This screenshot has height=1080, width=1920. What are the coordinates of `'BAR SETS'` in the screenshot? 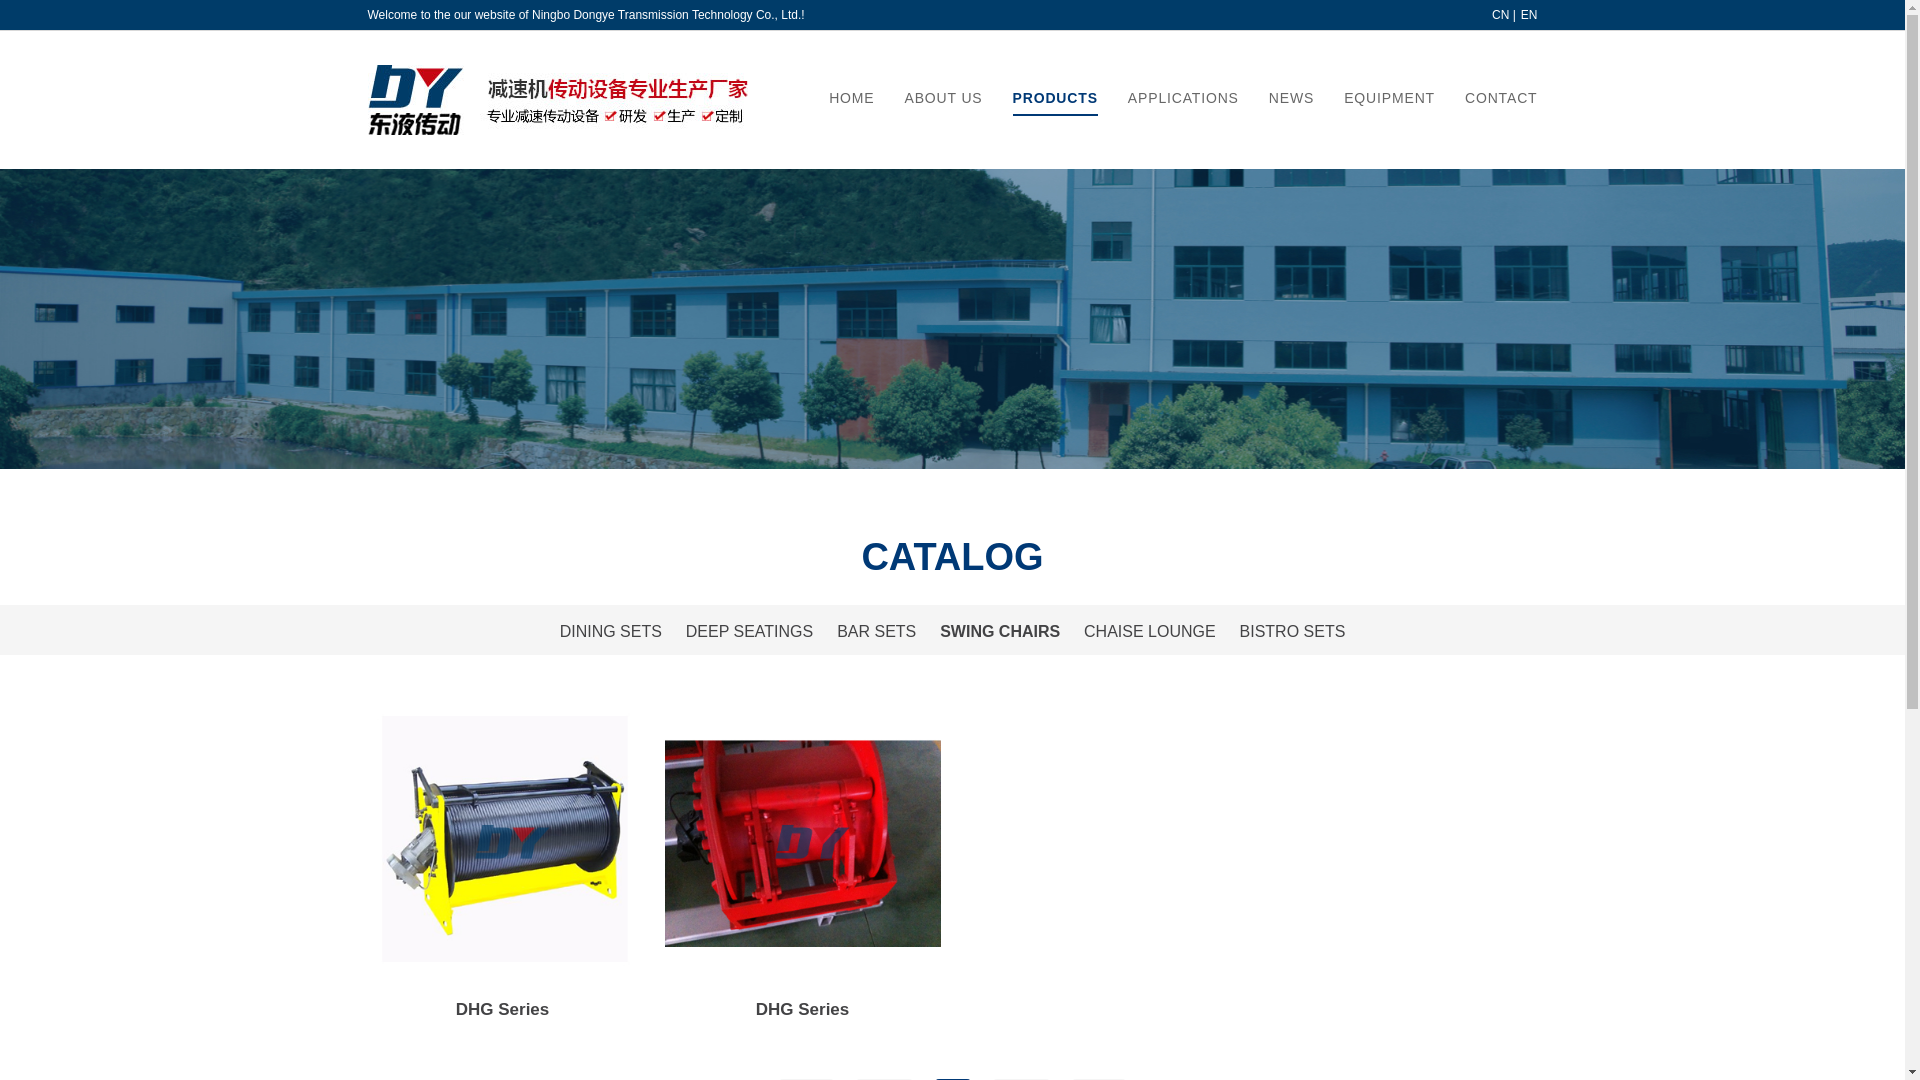 It's located at (876, 631).